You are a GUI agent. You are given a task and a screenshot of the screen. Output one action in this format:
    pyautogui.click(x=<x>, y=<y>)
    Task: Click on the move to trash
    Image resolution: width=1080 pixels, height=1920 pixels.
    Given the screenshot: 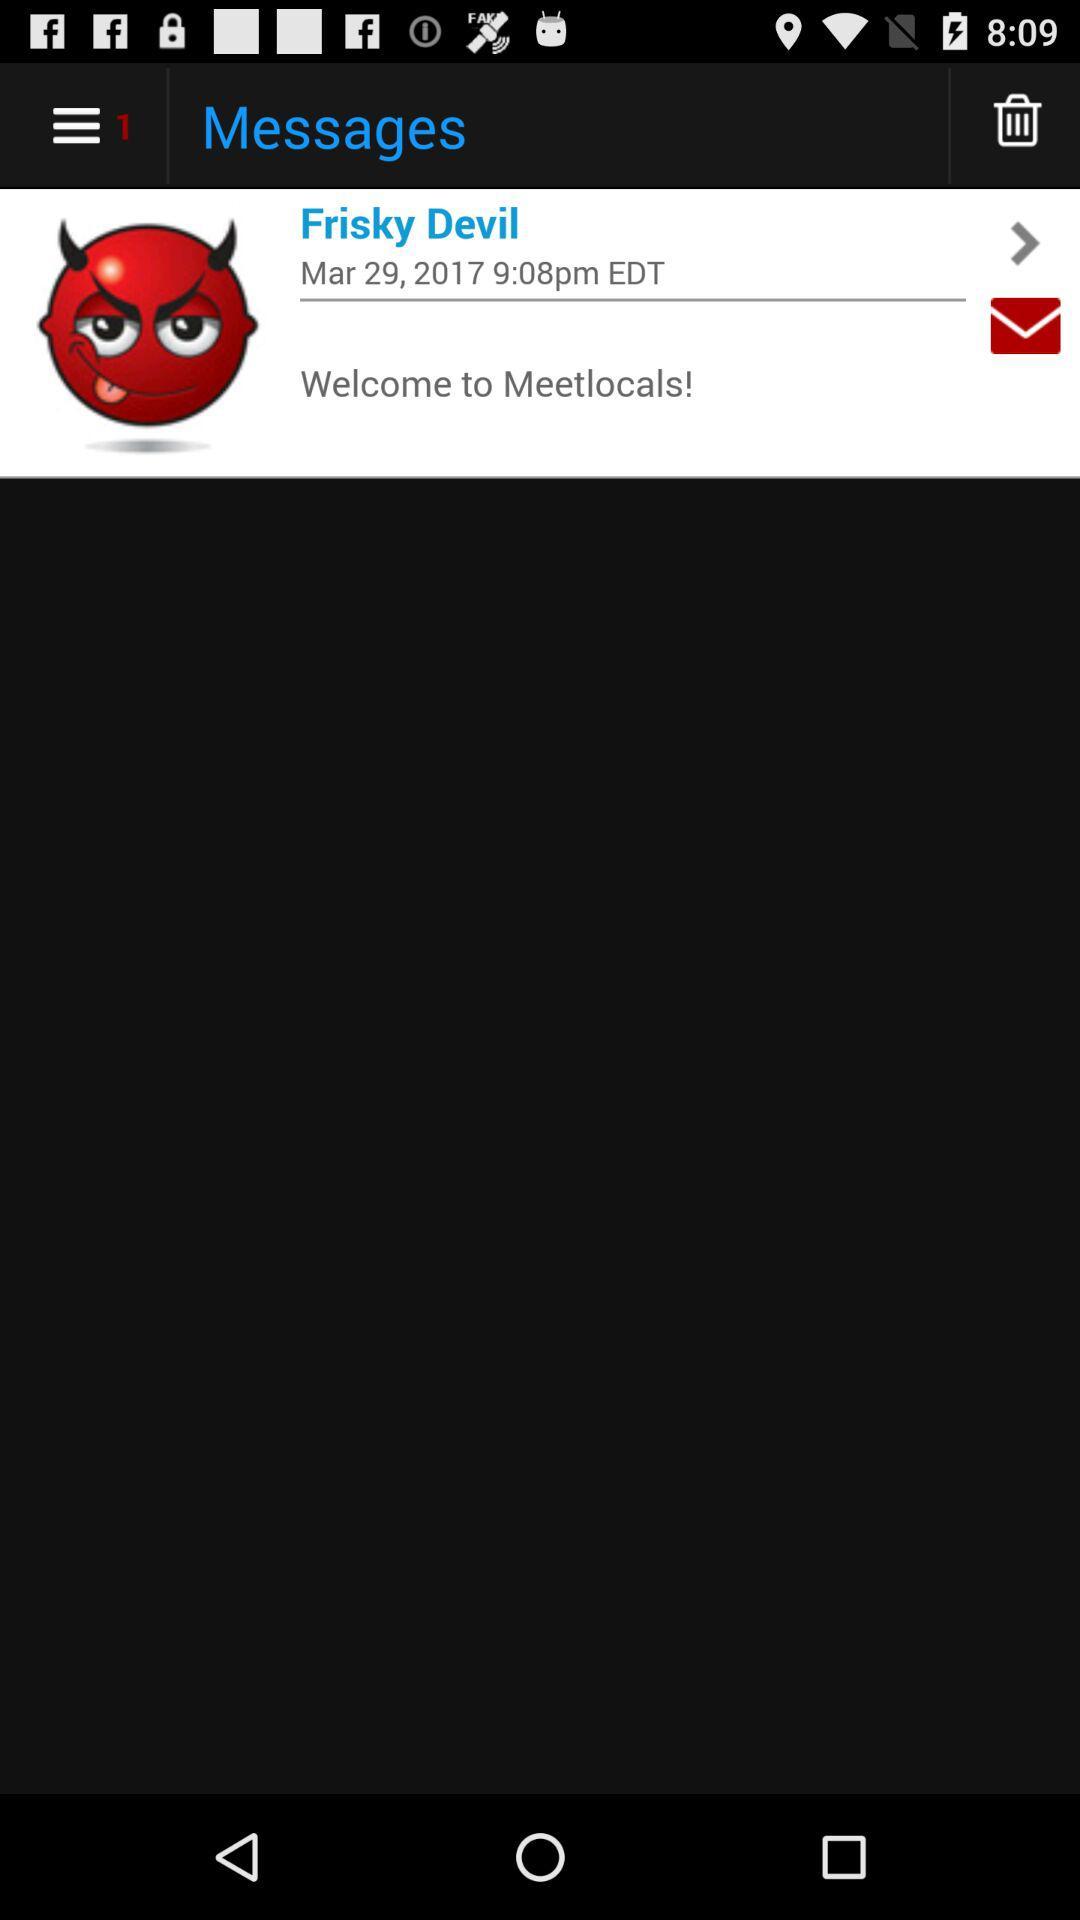 What is the action you would take?
    pyautogui.click(x=1018, y=124)
    